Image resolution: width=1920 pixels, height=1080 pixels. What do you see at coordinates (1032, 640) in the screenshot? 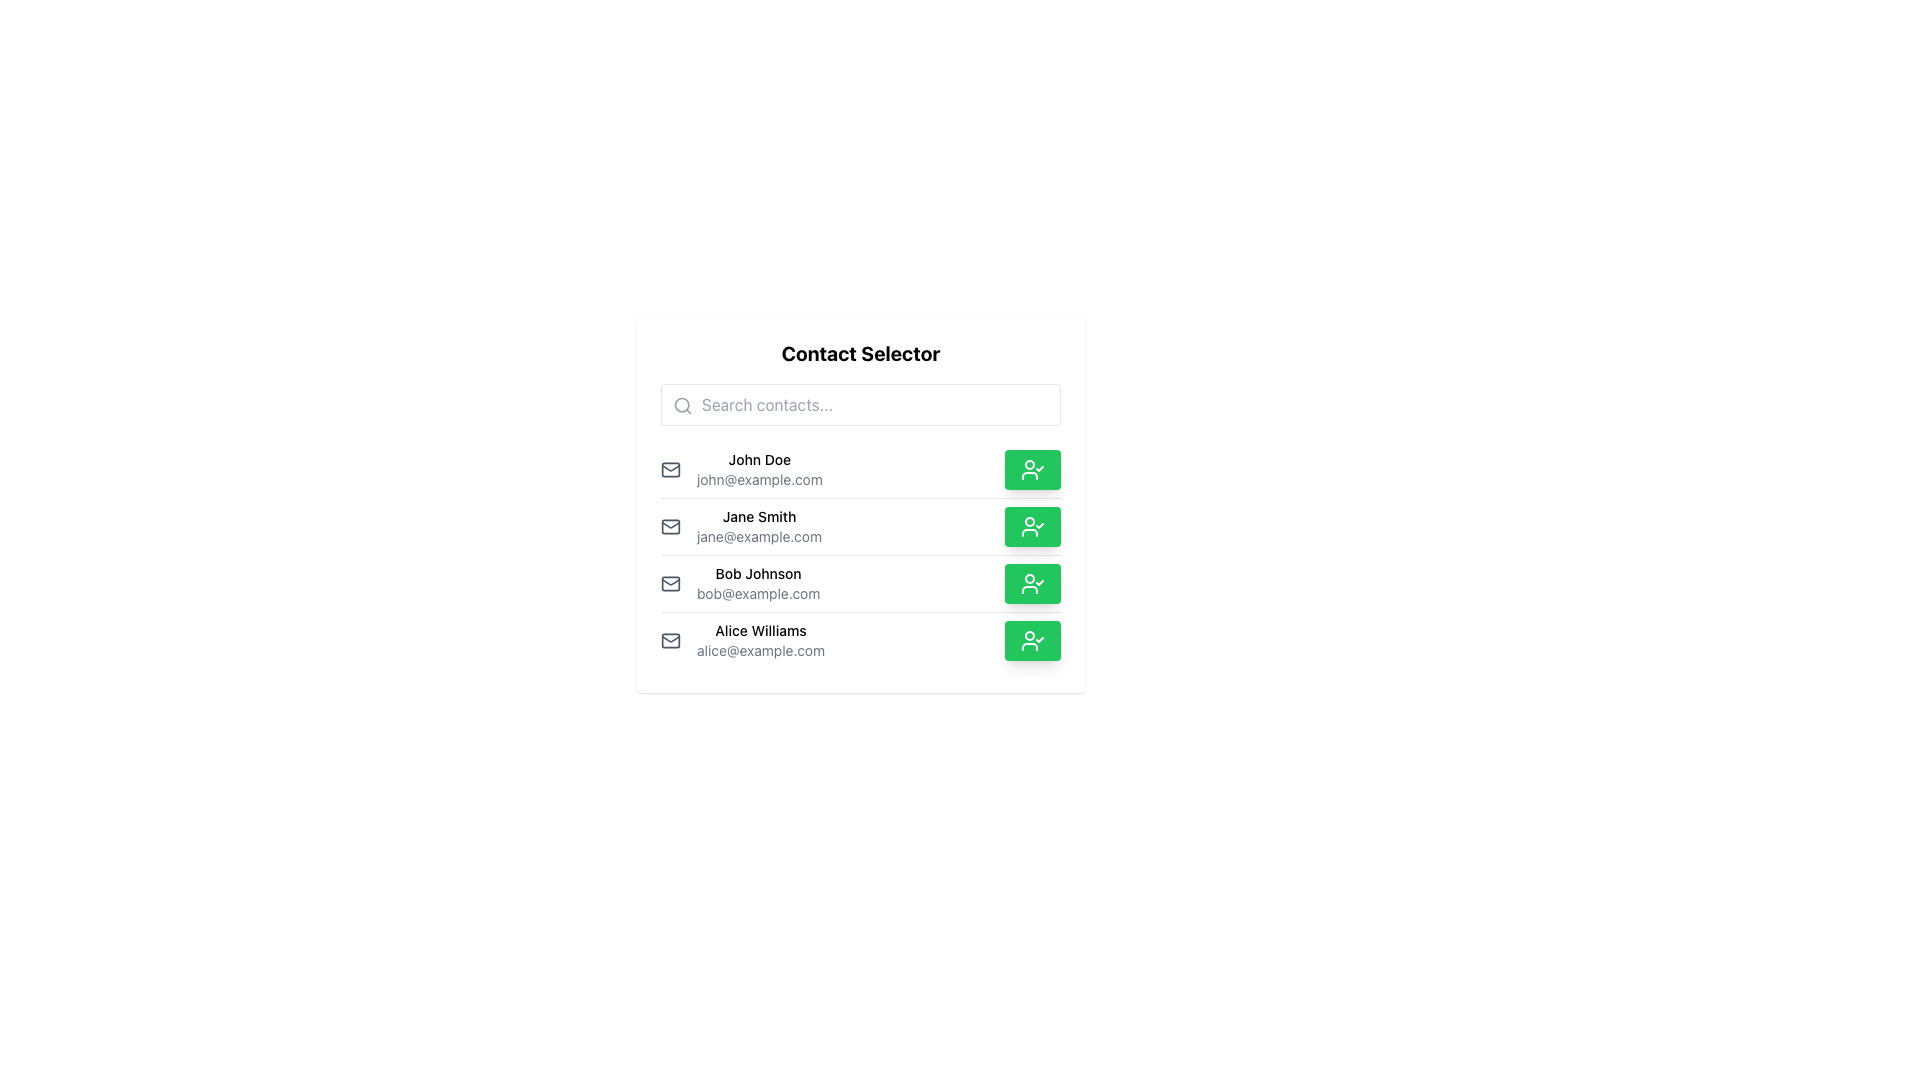
I see `the fourth green rectangular button with a rounded border that contains a white outlined user icon with a checkmark, located in the contact list next to 'Alice Williams' and 'alice@example.com'` at bounding box center [1032, 640].